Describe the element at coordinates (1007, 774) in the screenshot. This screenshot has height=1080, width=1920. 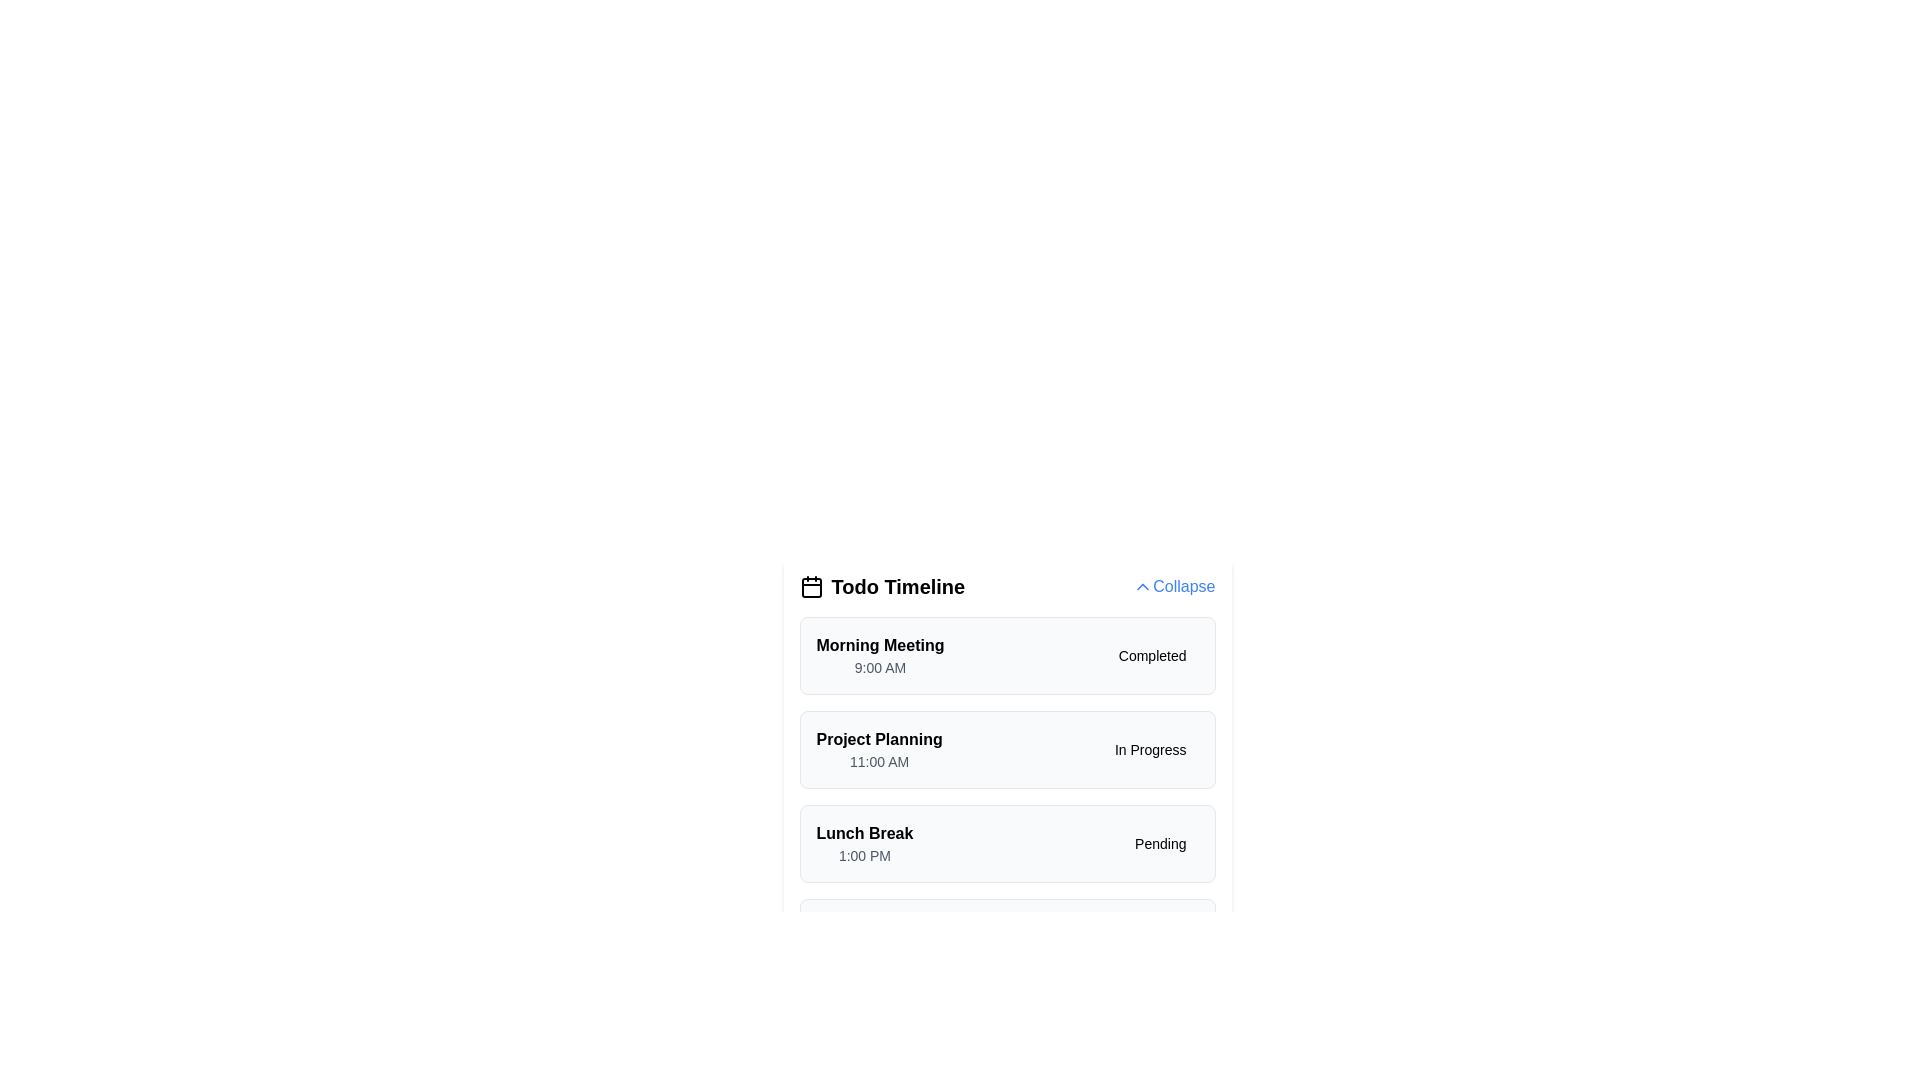
I see `the 'Project Planning' task card, which features a title, time, and a status indicator labeled 'In Progress'` at that location.